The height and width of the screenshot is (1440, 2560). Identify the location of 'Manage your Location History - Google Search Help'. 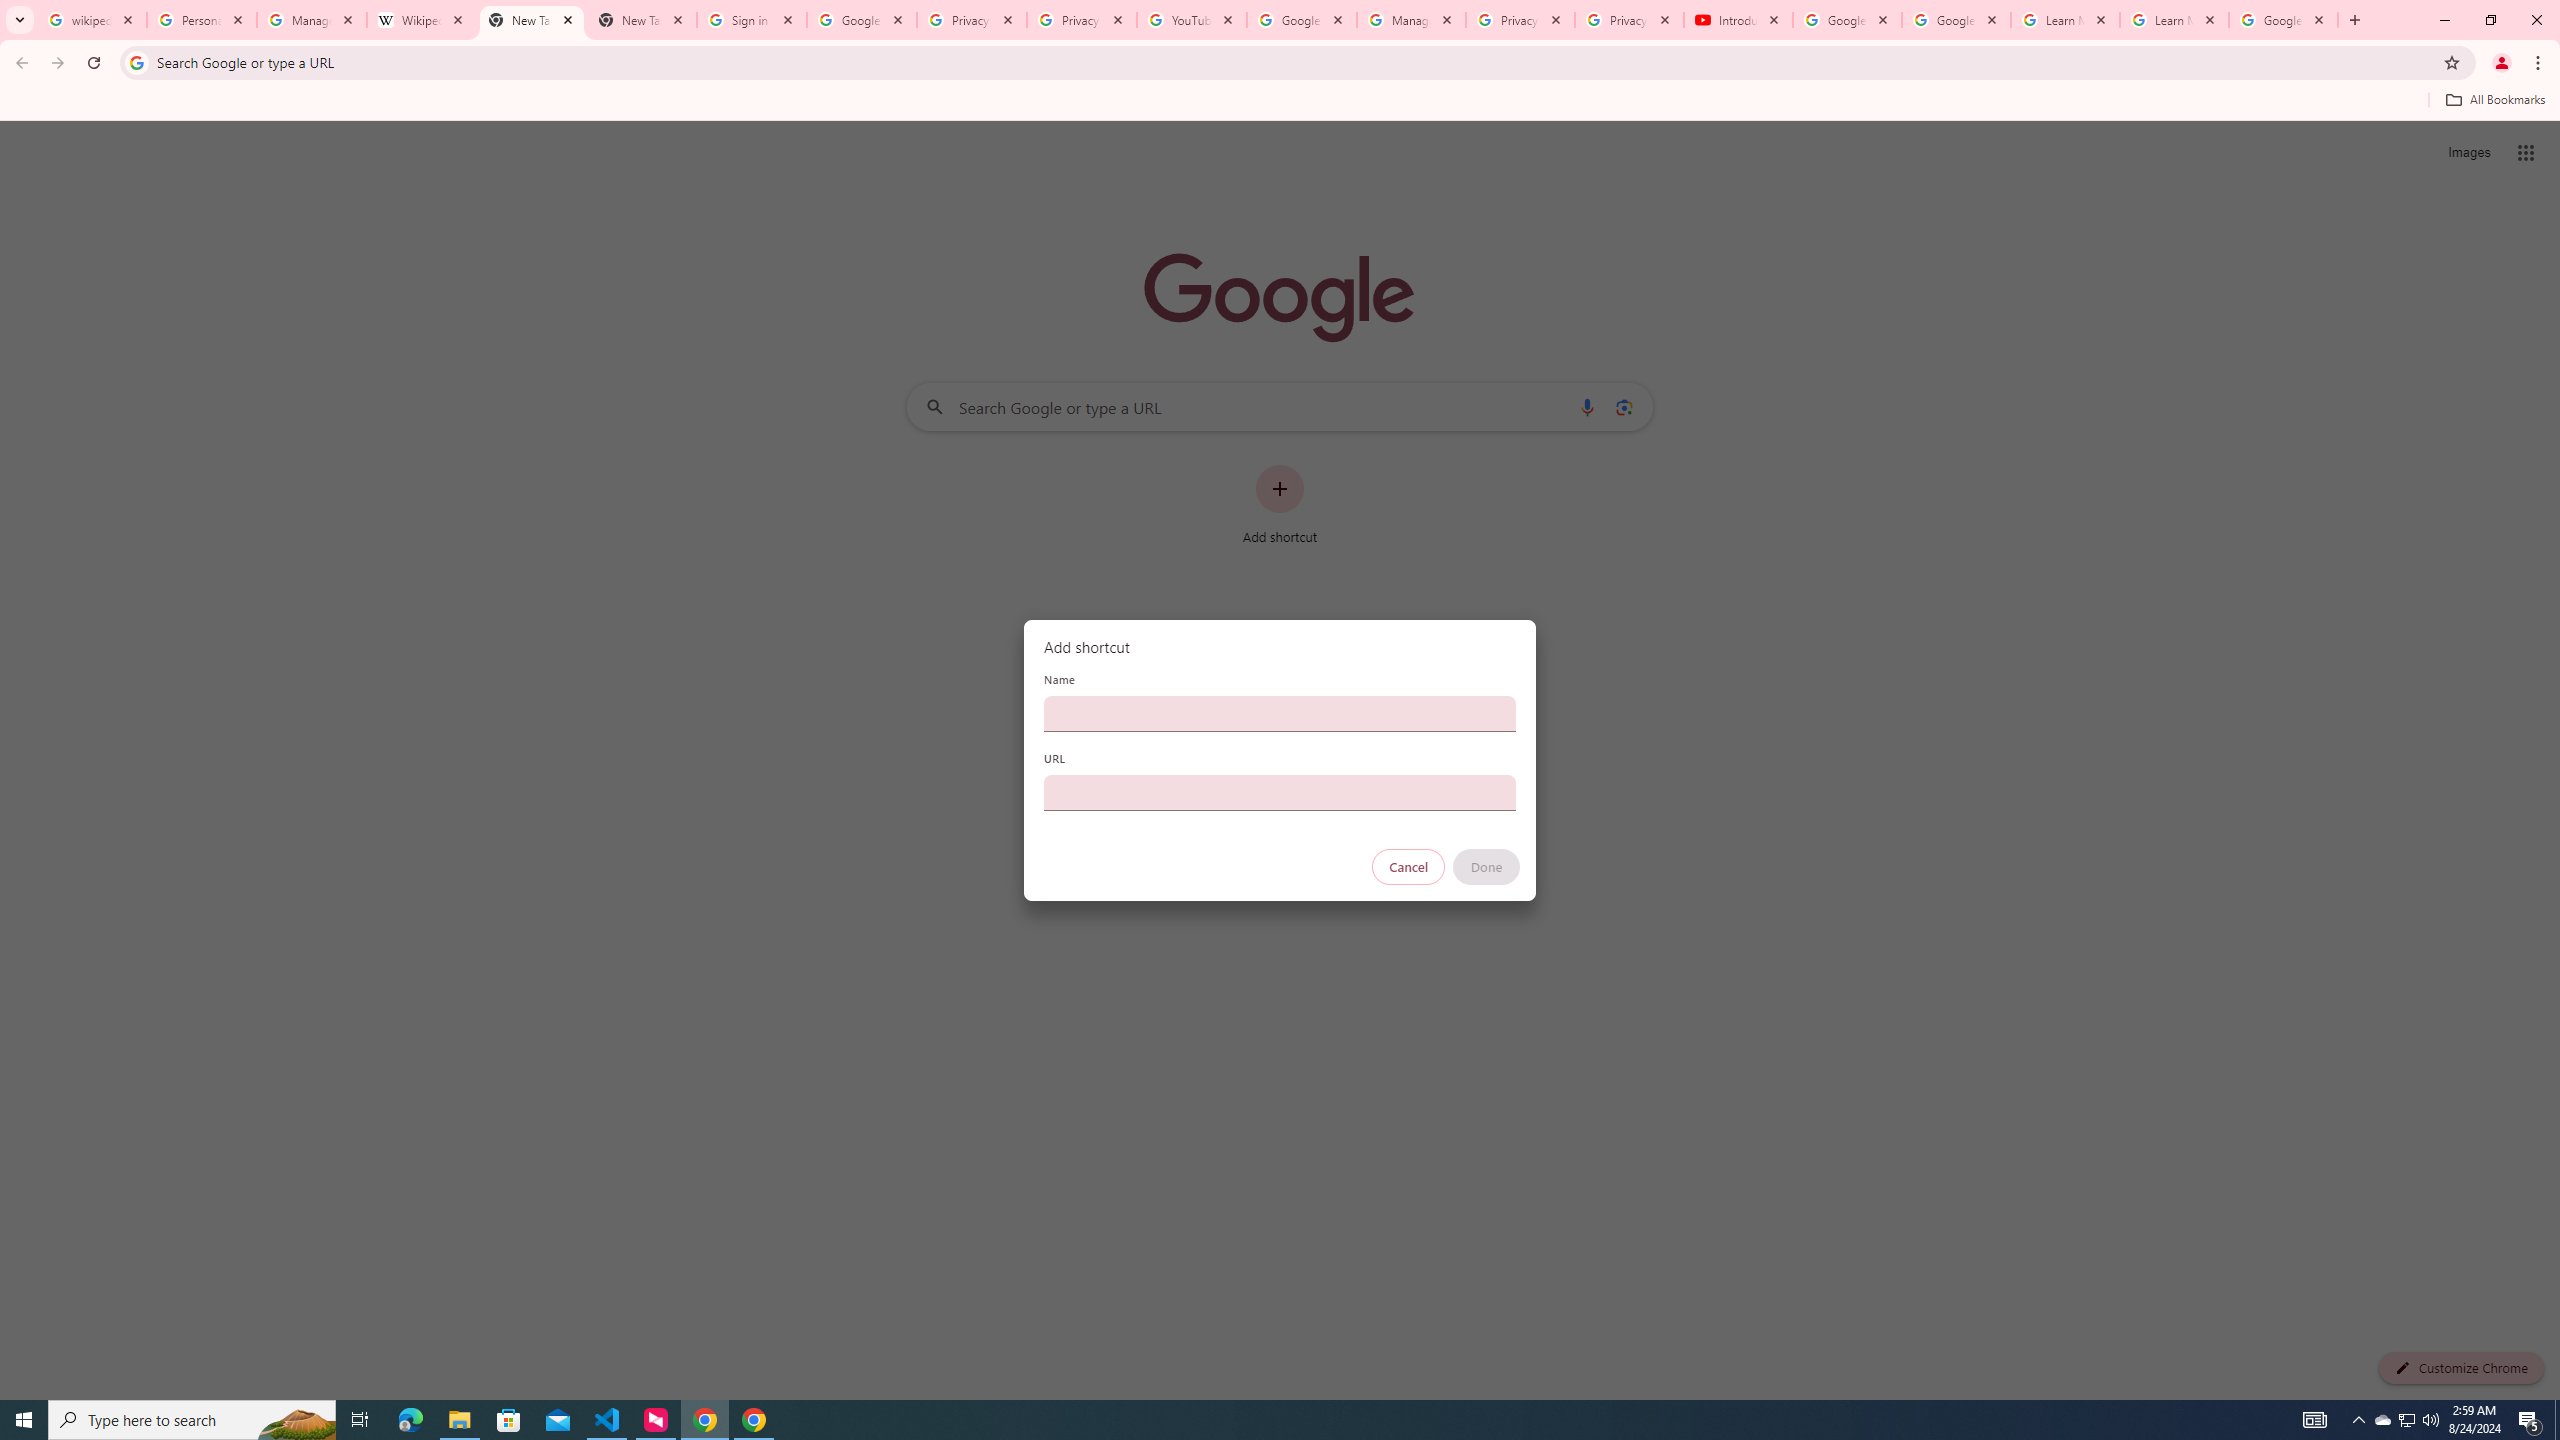
(311, 19).